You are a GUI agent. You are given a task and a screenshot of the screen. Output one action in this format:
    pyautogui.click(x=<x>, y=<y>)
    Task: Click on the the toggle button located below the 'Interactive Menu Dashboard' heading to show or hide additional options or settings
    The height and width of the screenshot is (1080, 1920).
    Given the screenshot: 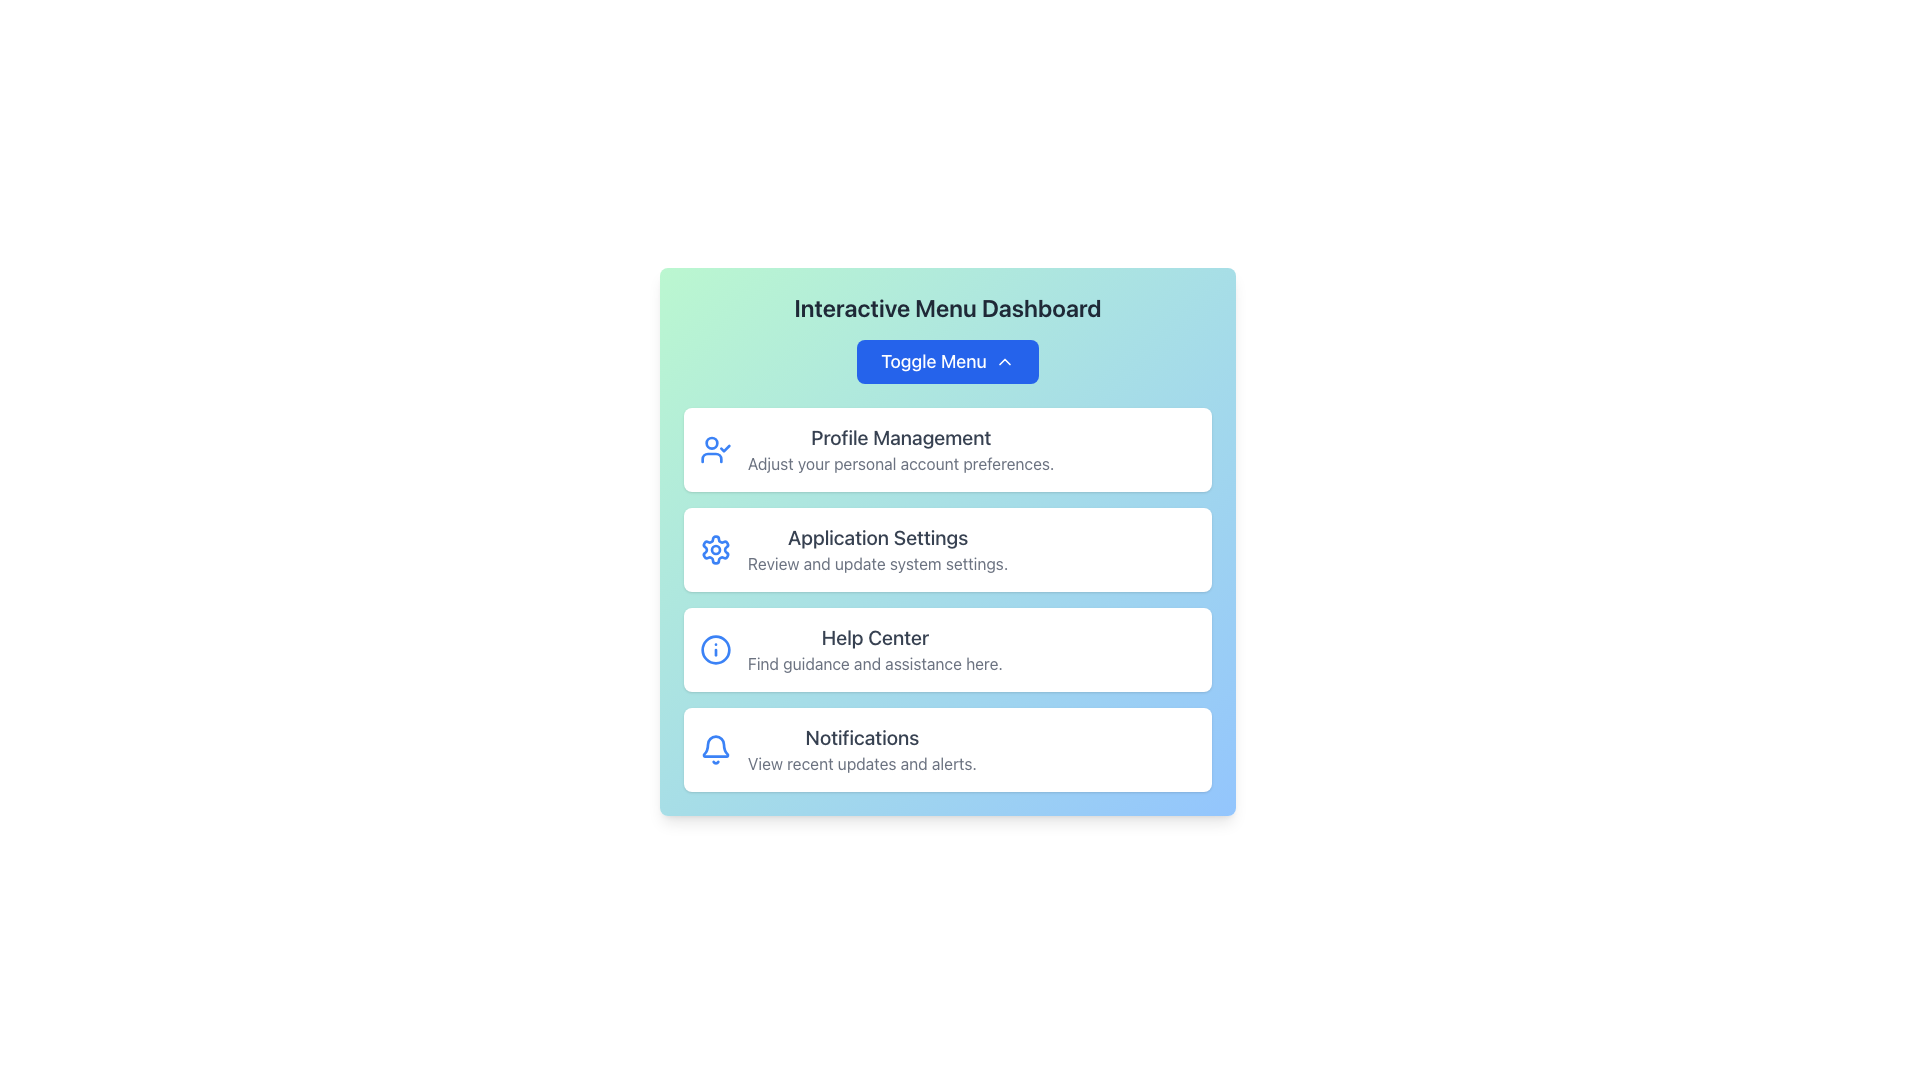 What is the action you would take?
    pyautogui.click(x=946, y=362)
    